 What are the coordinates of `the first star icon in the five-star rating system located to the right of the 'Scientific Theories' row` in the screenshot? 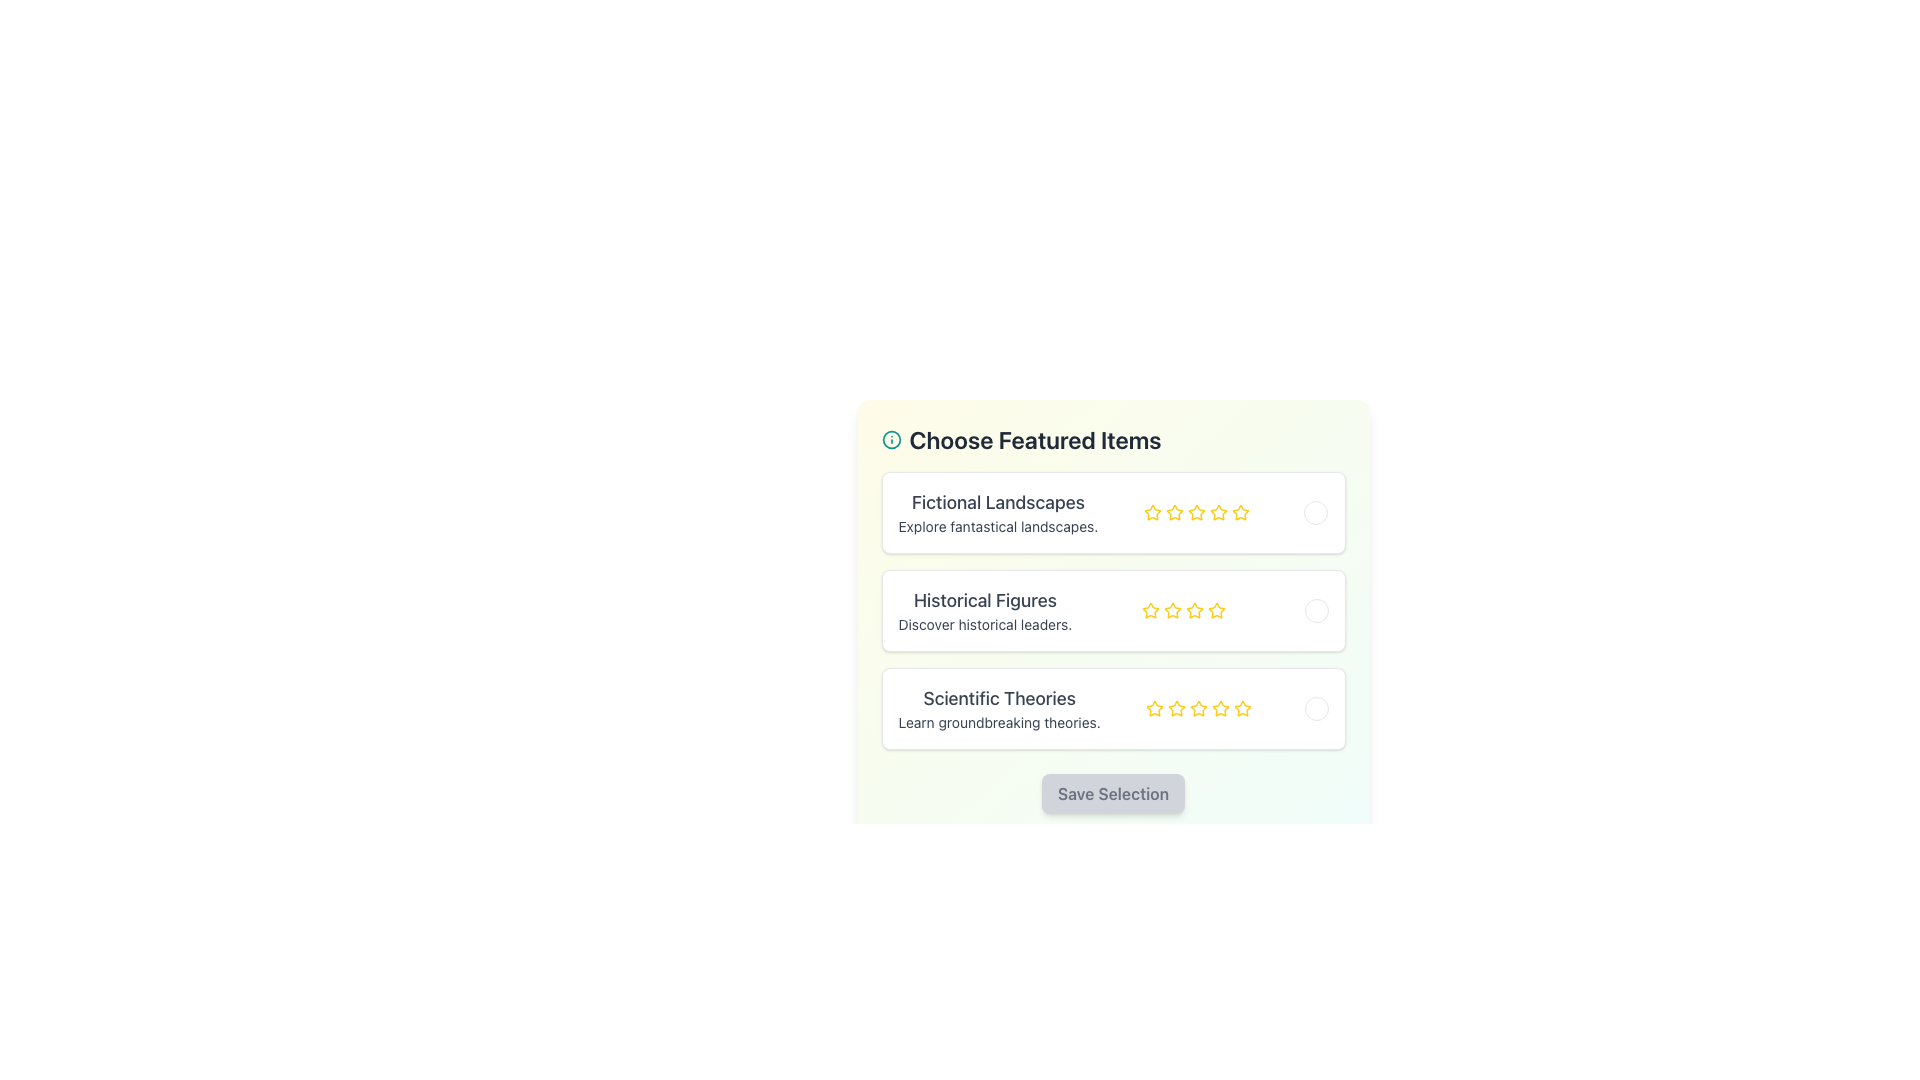 It's located at (1154, 707).